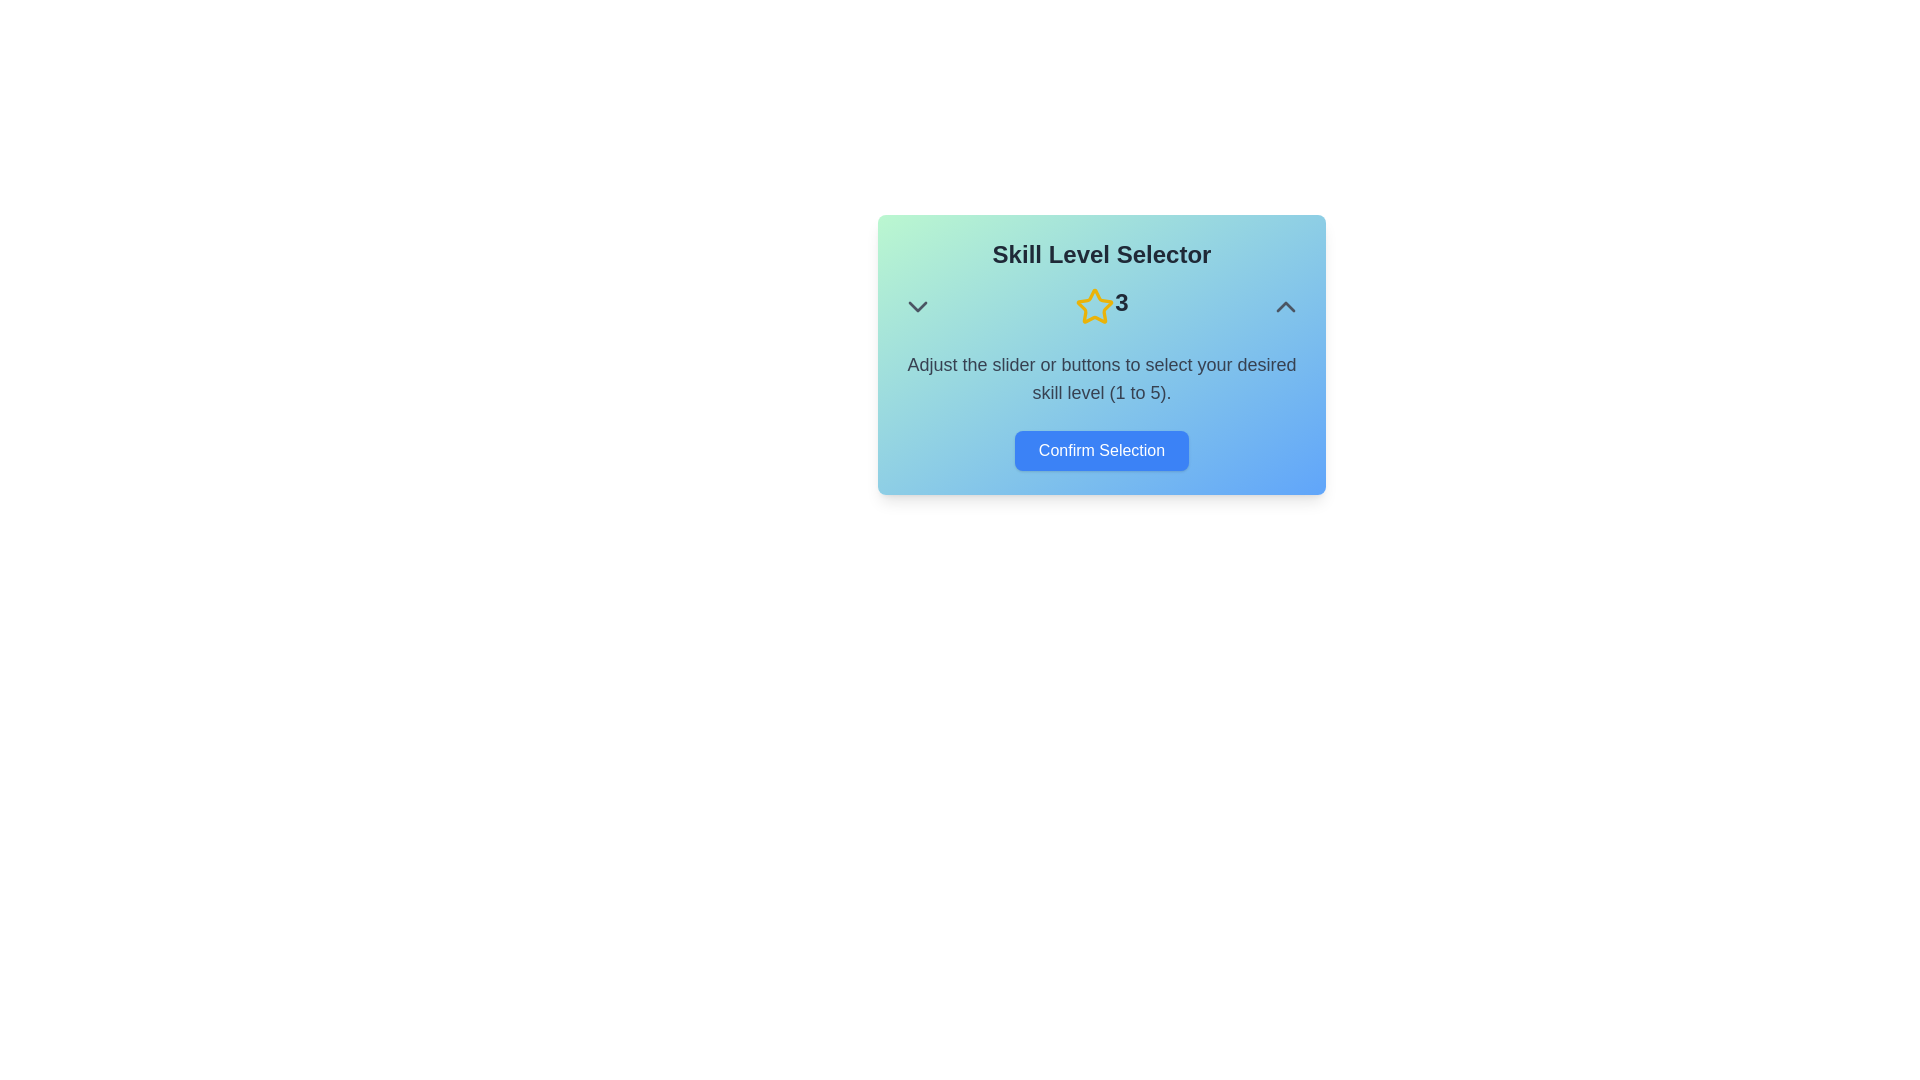 The image size is (1920, 1080). Describe the element at coordinates (1286, 307) in the screenshot. I see `increase button to raise the skill level by one` at that location.